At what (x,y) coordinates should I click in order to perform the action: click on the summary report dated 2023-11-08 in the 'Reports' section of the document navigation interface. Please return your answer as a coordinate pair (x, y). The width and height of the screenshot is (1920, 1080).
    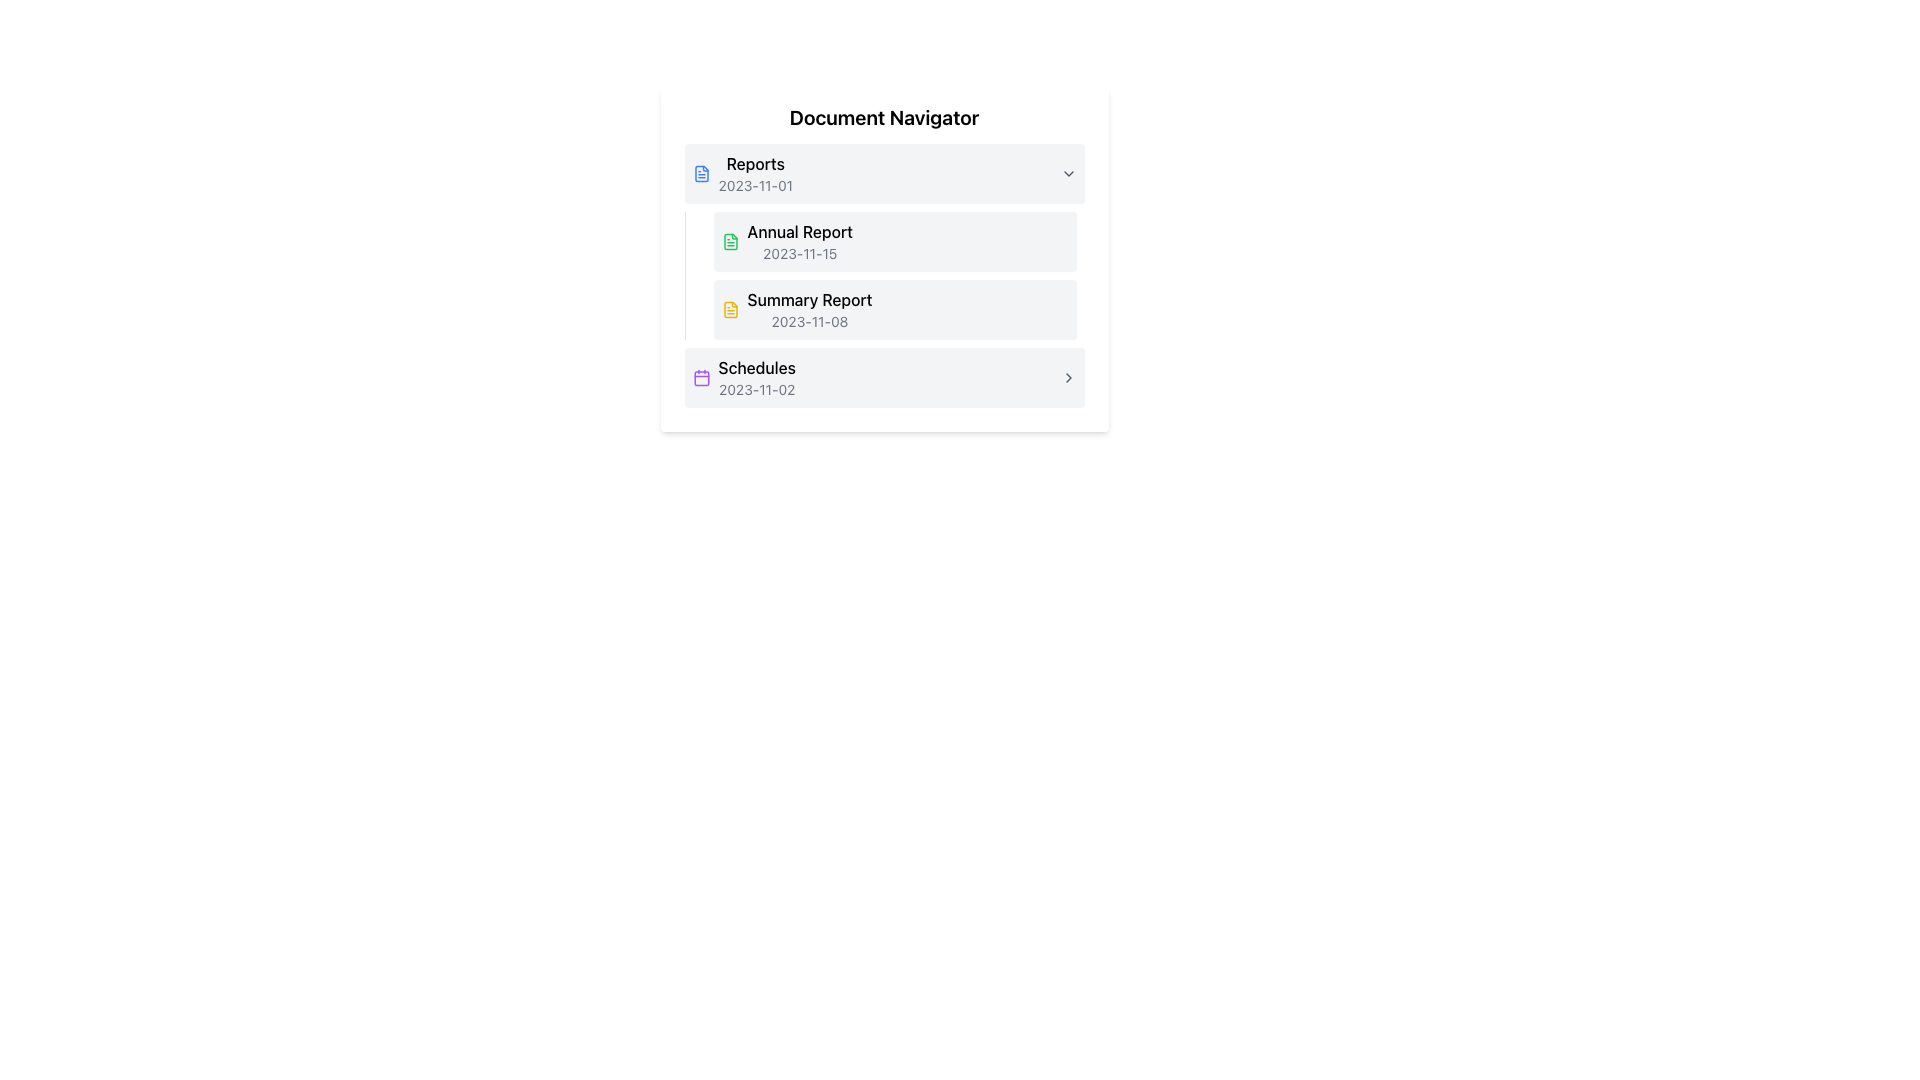
    Looking at the image, I should click on (893, 309).